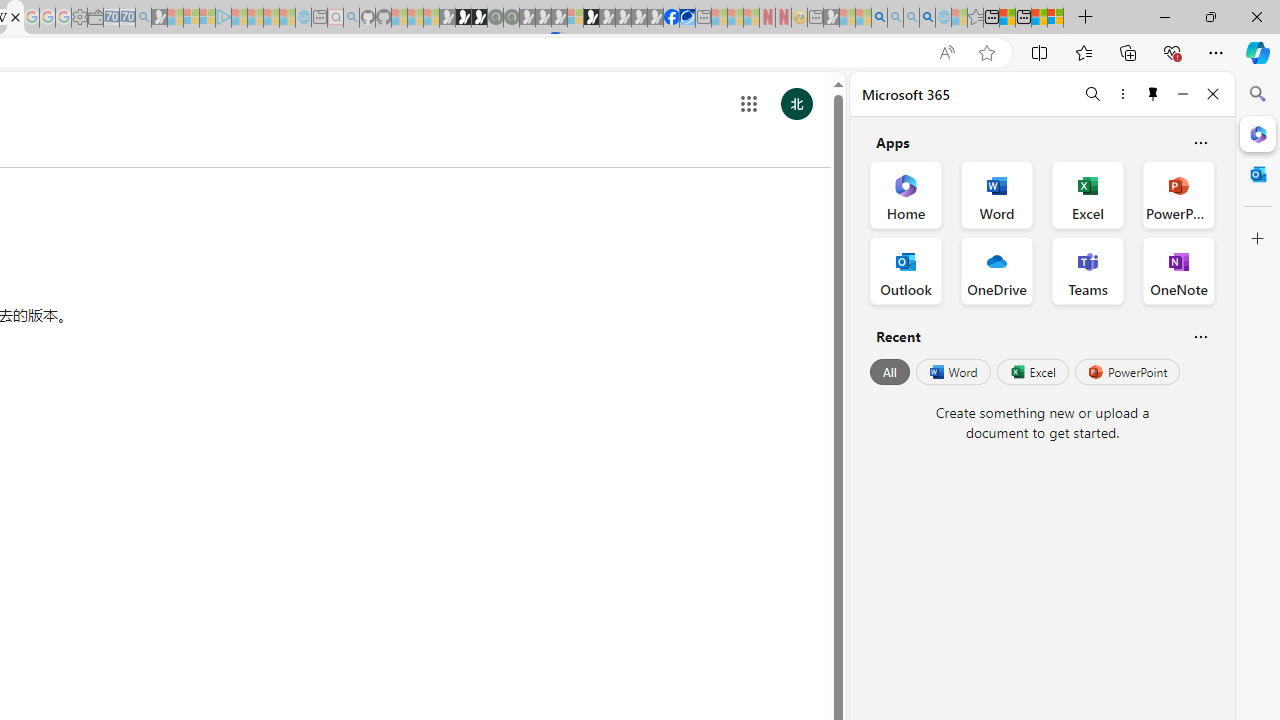  What do you see at coordinates (352, 17) in the screenshot?
I see `'github - Search - Sleeping'` at bounding box center [352, 17].